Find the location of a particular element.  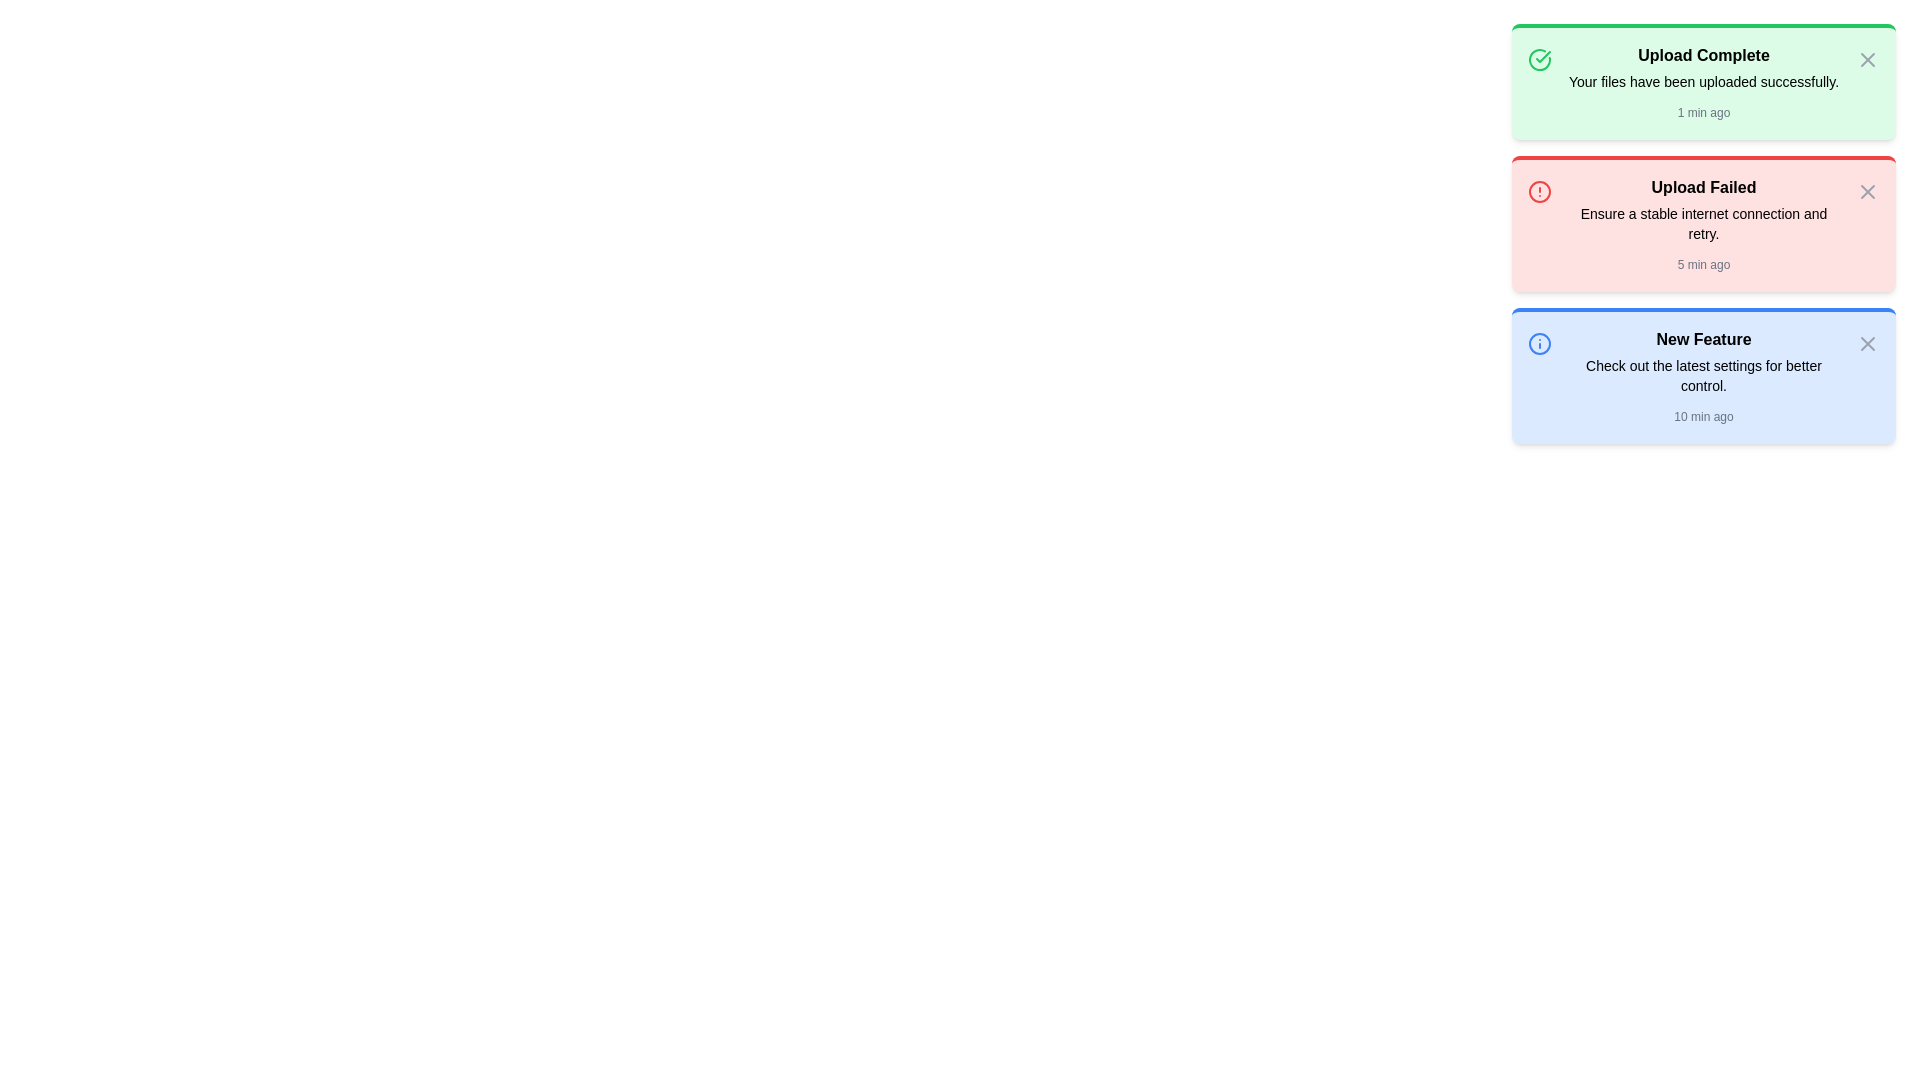

the error alert icon located to the left of the descriptive text within the 'Upload Failed' notification is located at coordinates (1539, 192).